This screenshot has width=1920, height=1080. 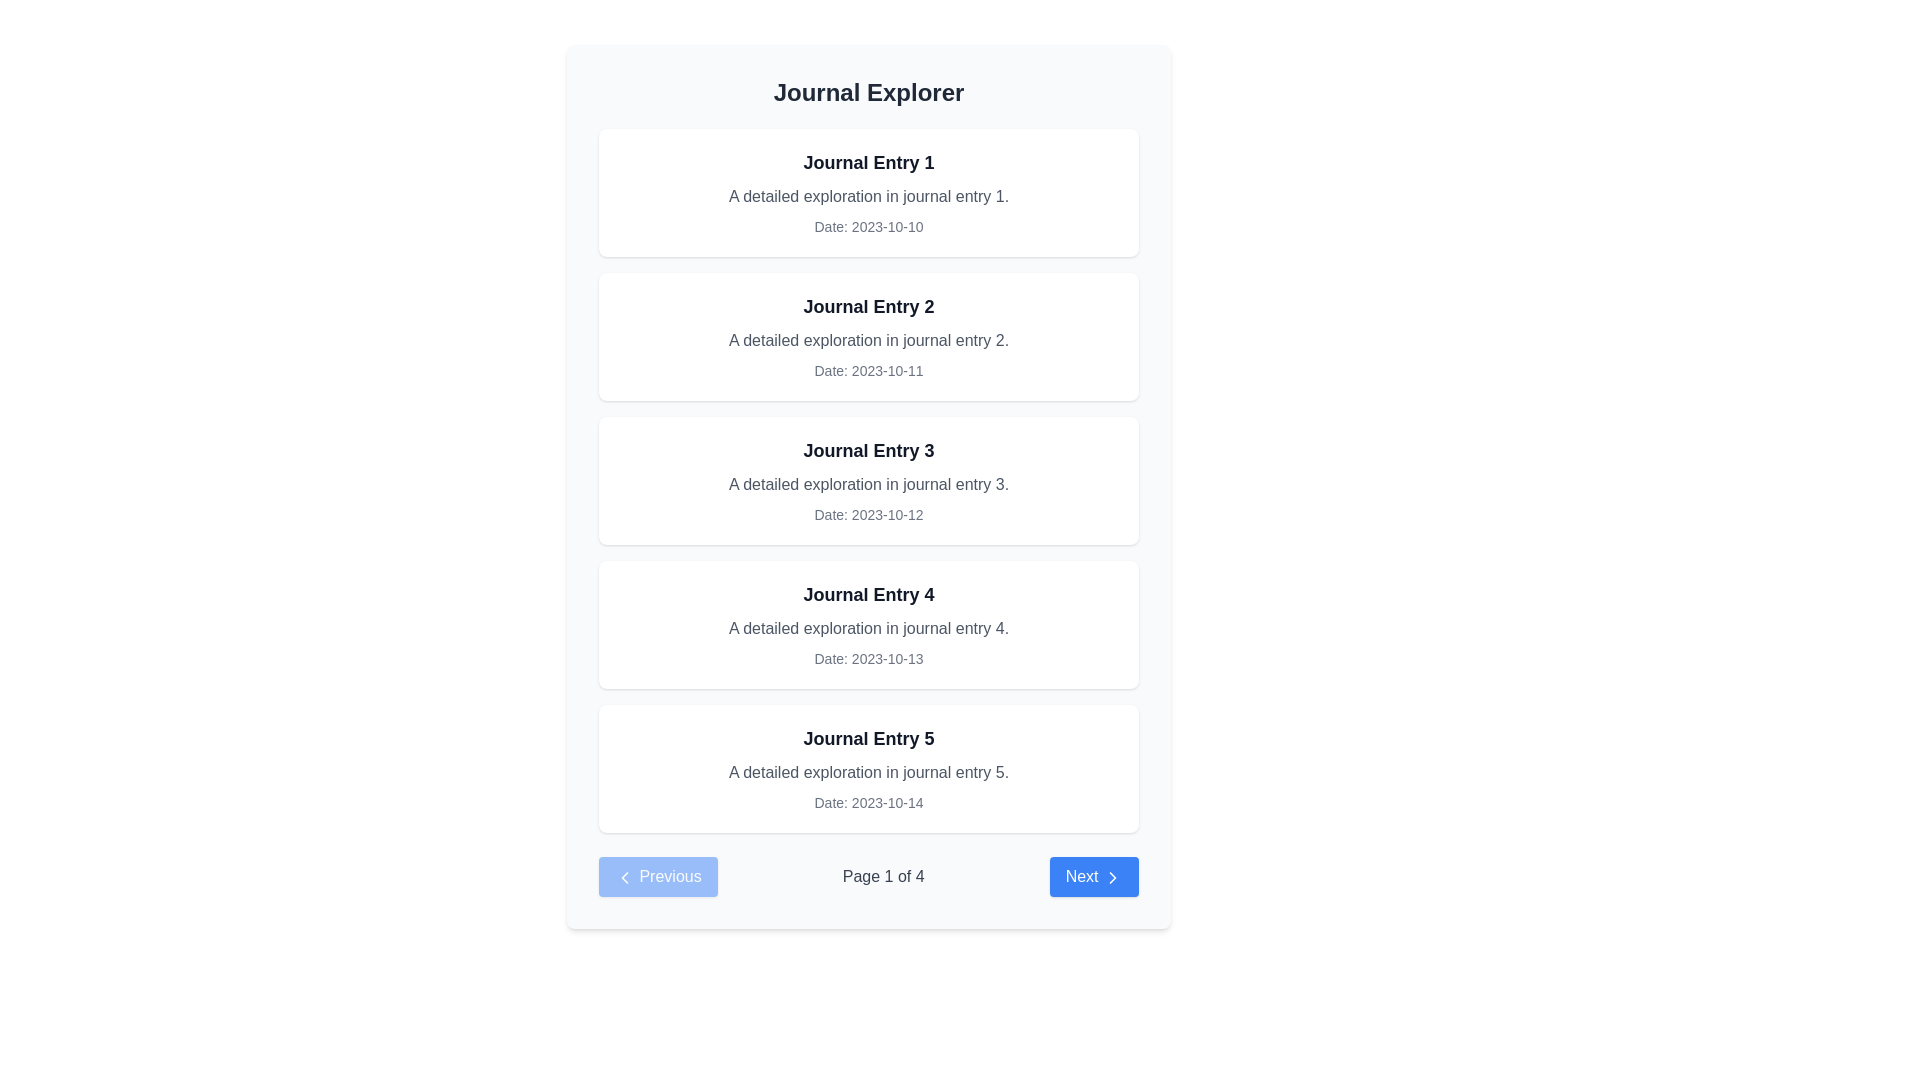 What do you see at coordinates (868, 593) in the screenshot?
I see `static text element displaying 'Journal Entry 4', which is positioned at the top of the fourth journal entry card in a vertical list of similar cards` at bounding box center [868, 593].